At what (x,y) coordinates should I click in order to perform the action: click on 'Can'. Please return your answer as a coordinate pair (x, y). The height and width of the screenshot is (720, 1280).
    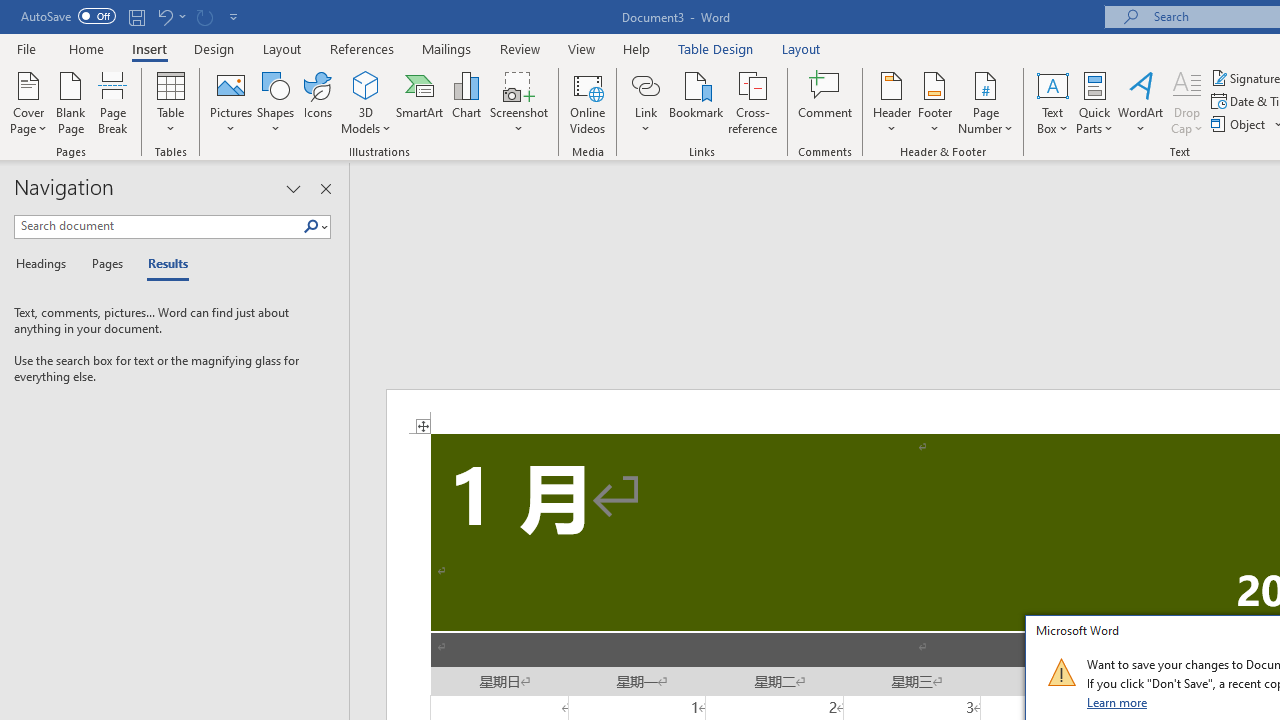
    Looking at the image, I should click on (204, 16).